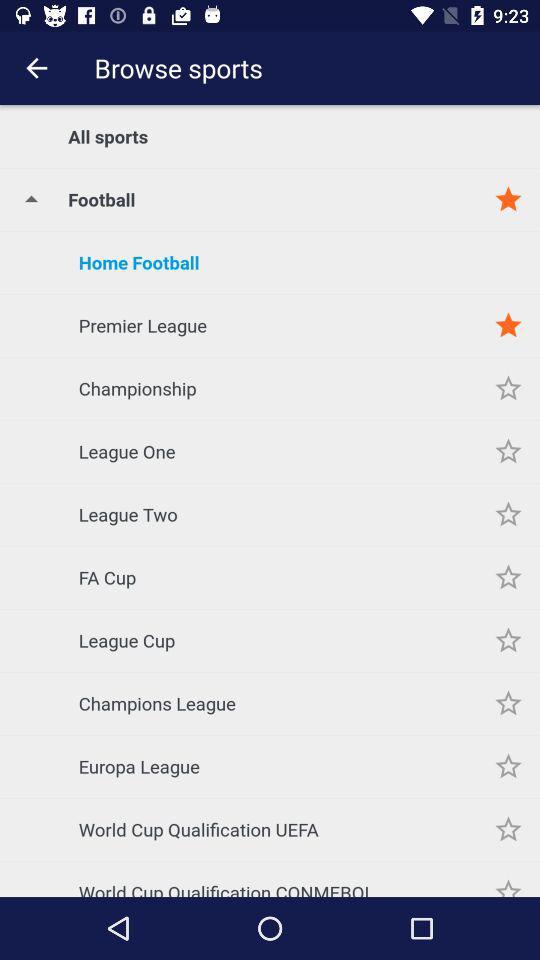 The image size is (540, 960). Describe the element at coordinates (508, 325) in the screenshot. I see `to favorites` at that location.